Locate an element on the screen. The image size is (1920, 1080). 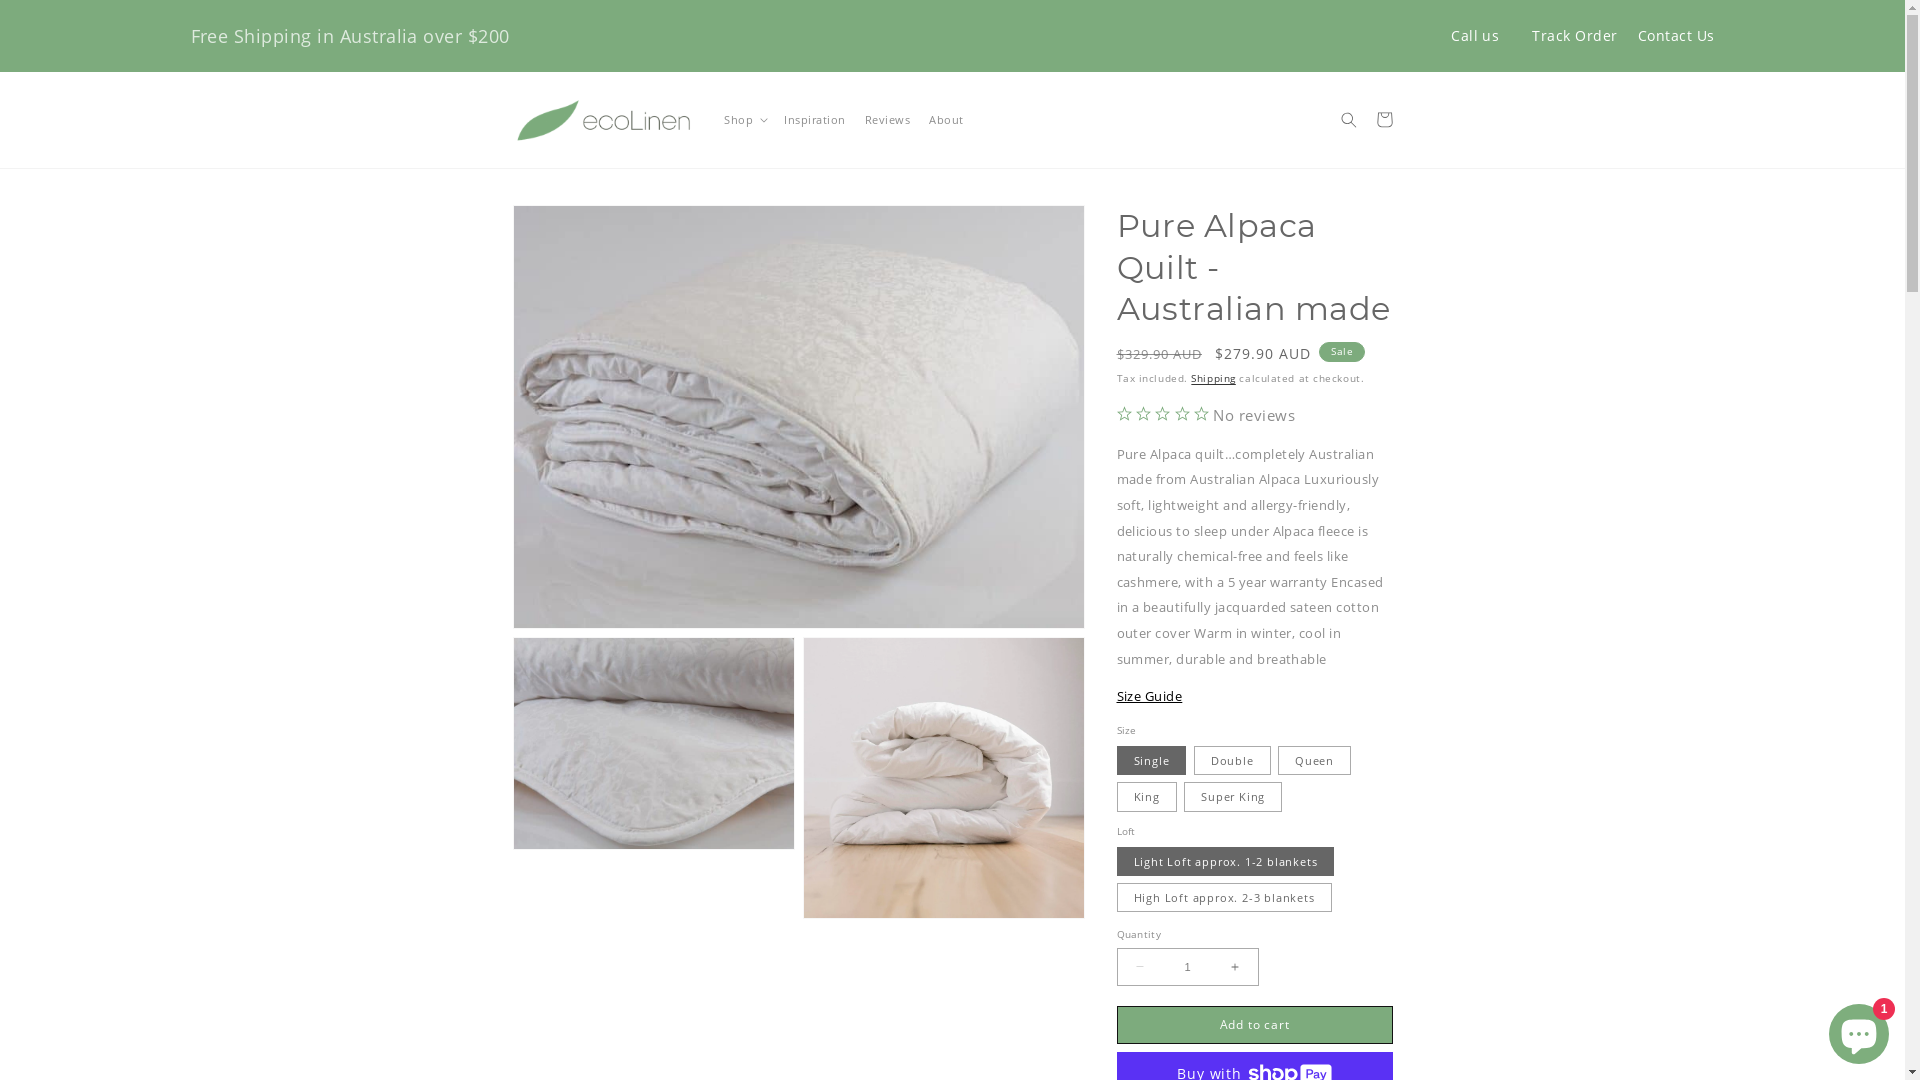
'Increase quantity for Pure Alpaca Quilt - Australian made' is located at coordinates (1233, 966).